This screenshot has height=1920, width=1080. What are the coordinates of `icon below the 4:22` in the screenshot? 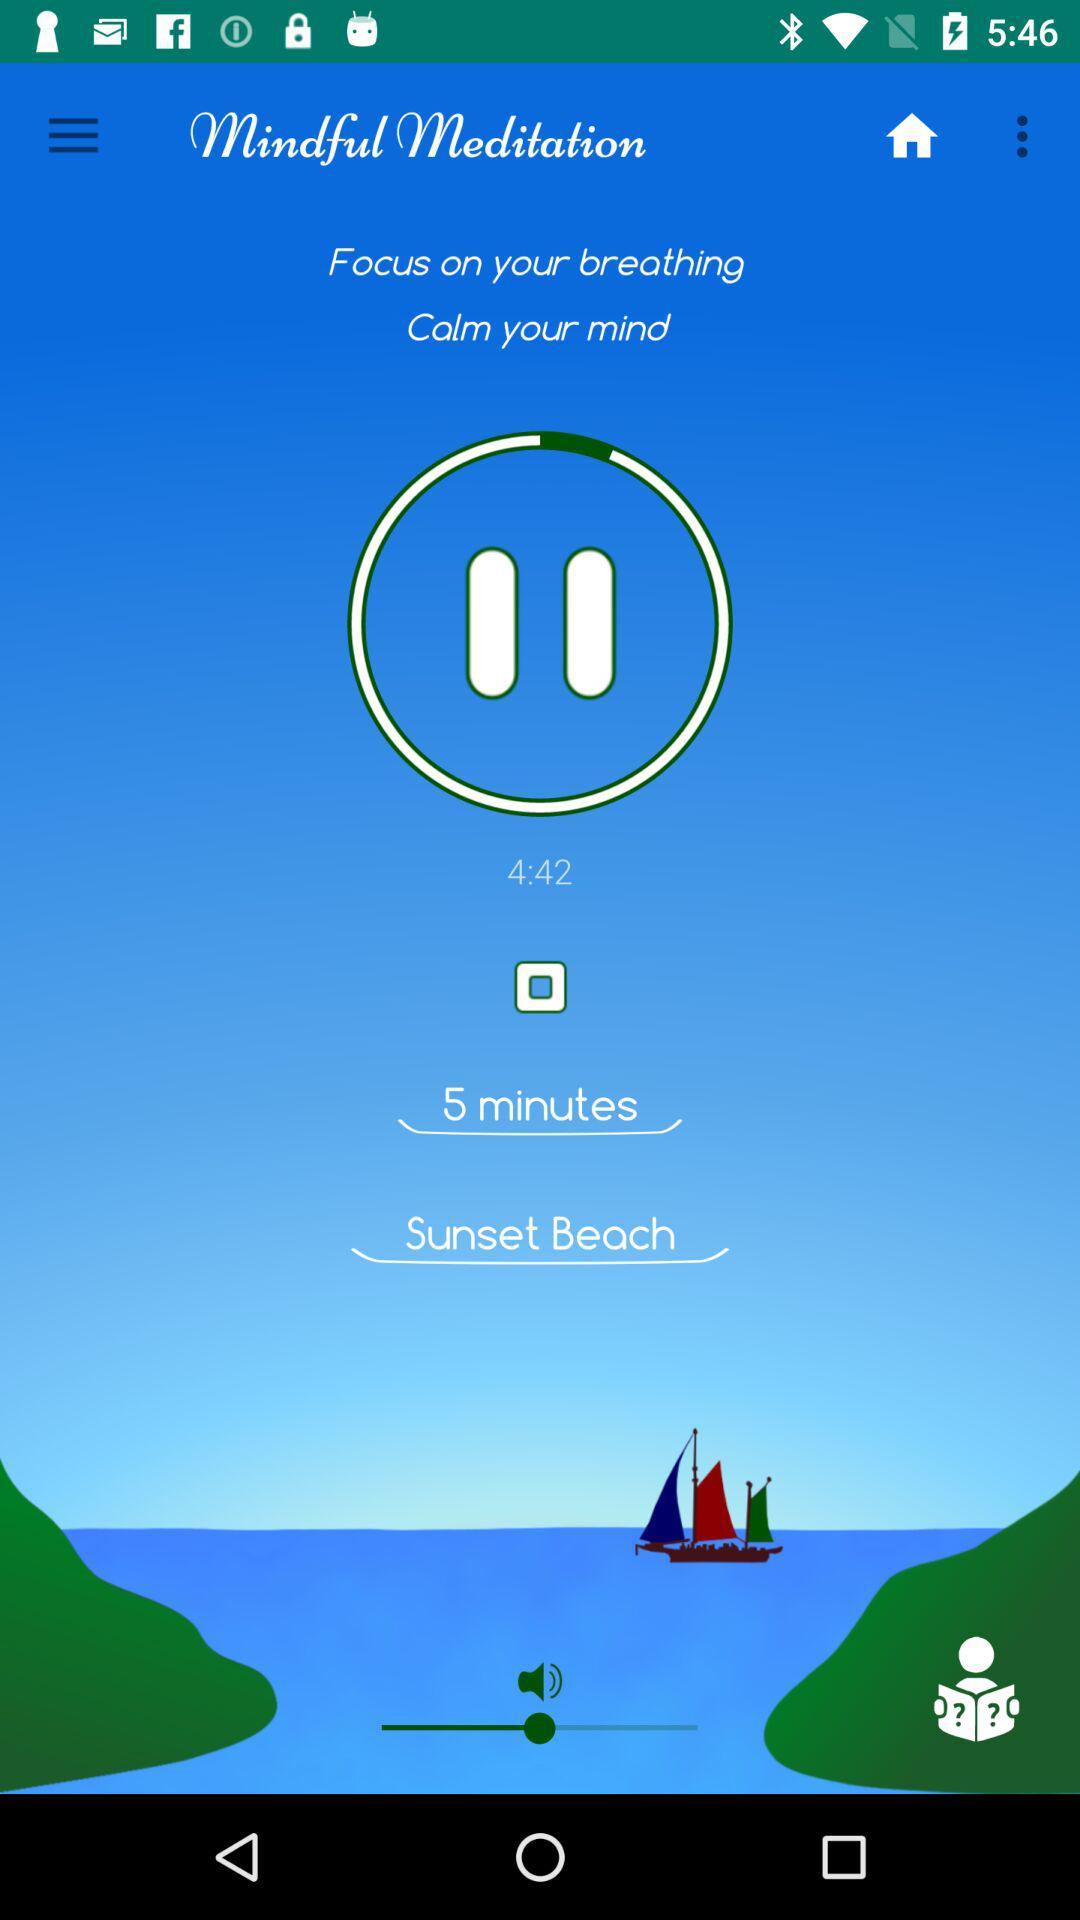 It's located at (974, 1688).